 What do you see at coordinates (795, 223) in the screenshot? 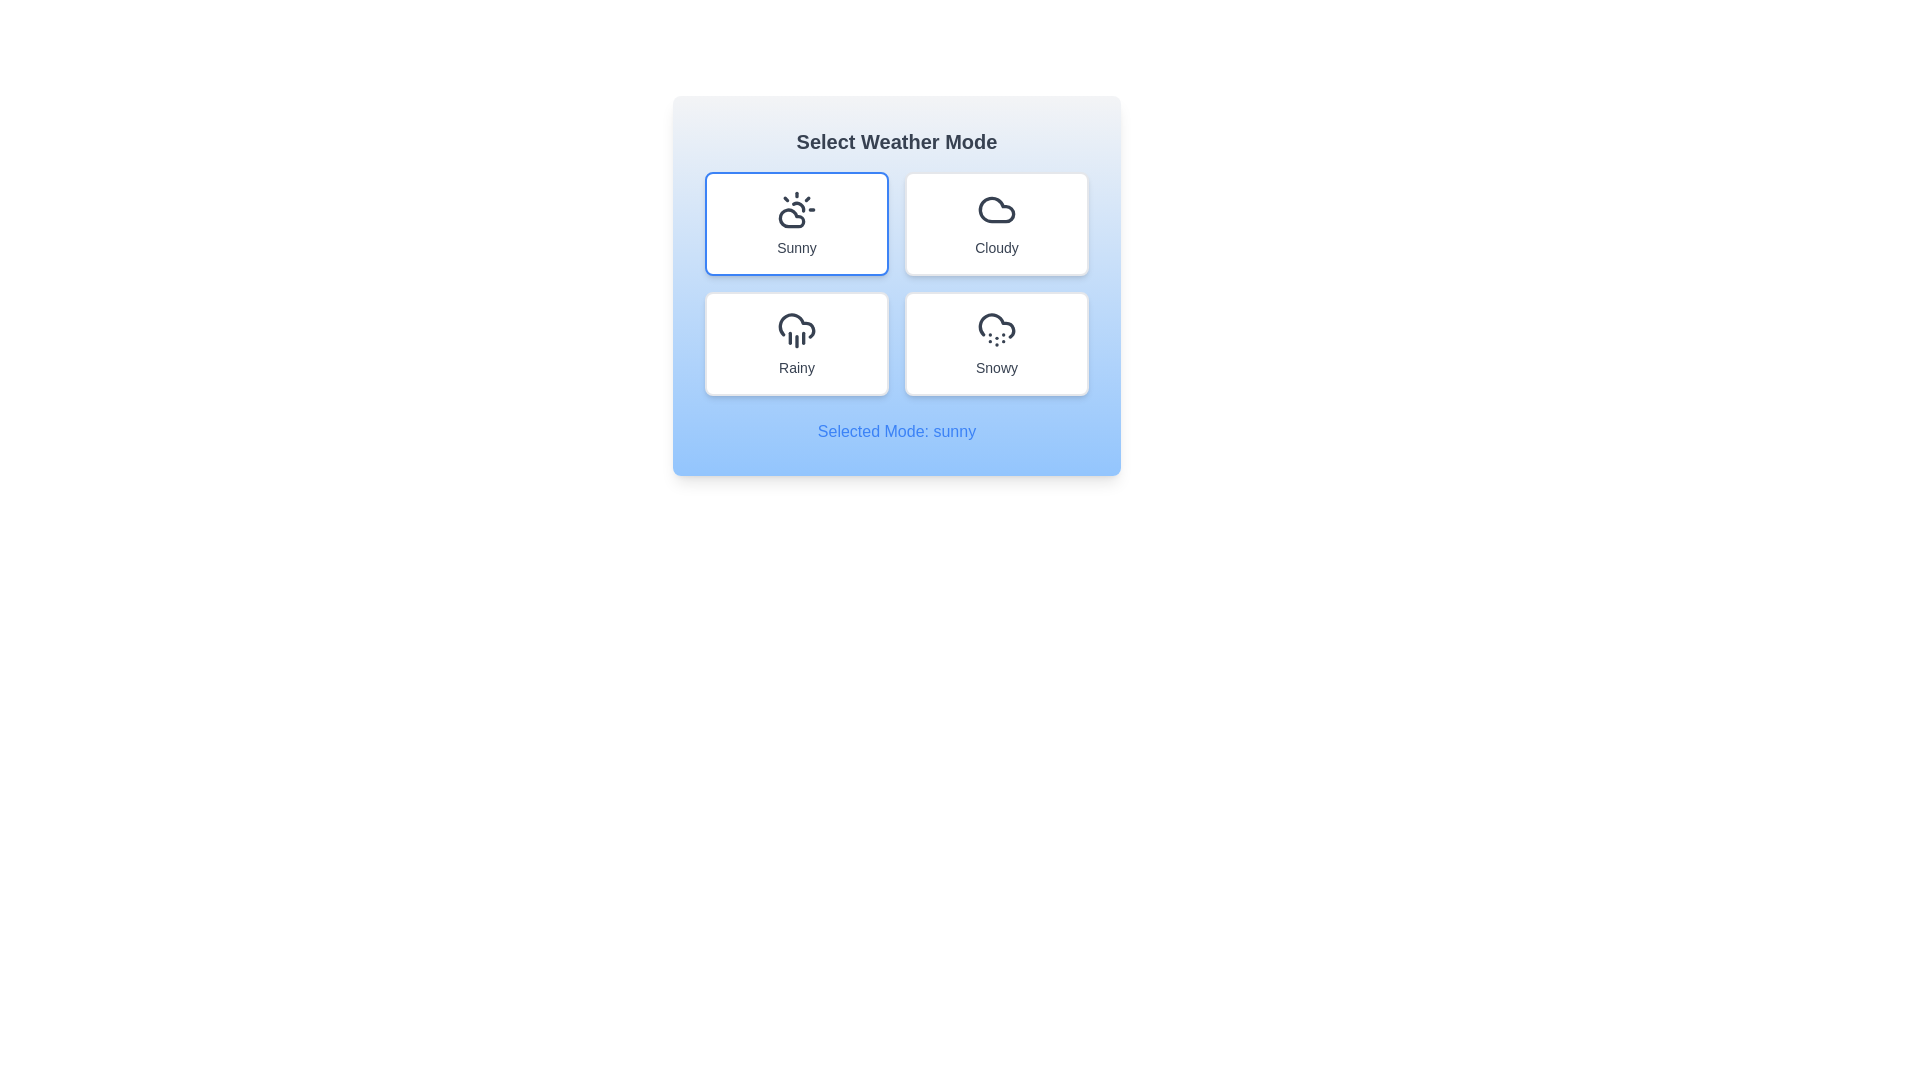
I see `the weather mode button labeled Sunny` at bounding box center [795, 223].